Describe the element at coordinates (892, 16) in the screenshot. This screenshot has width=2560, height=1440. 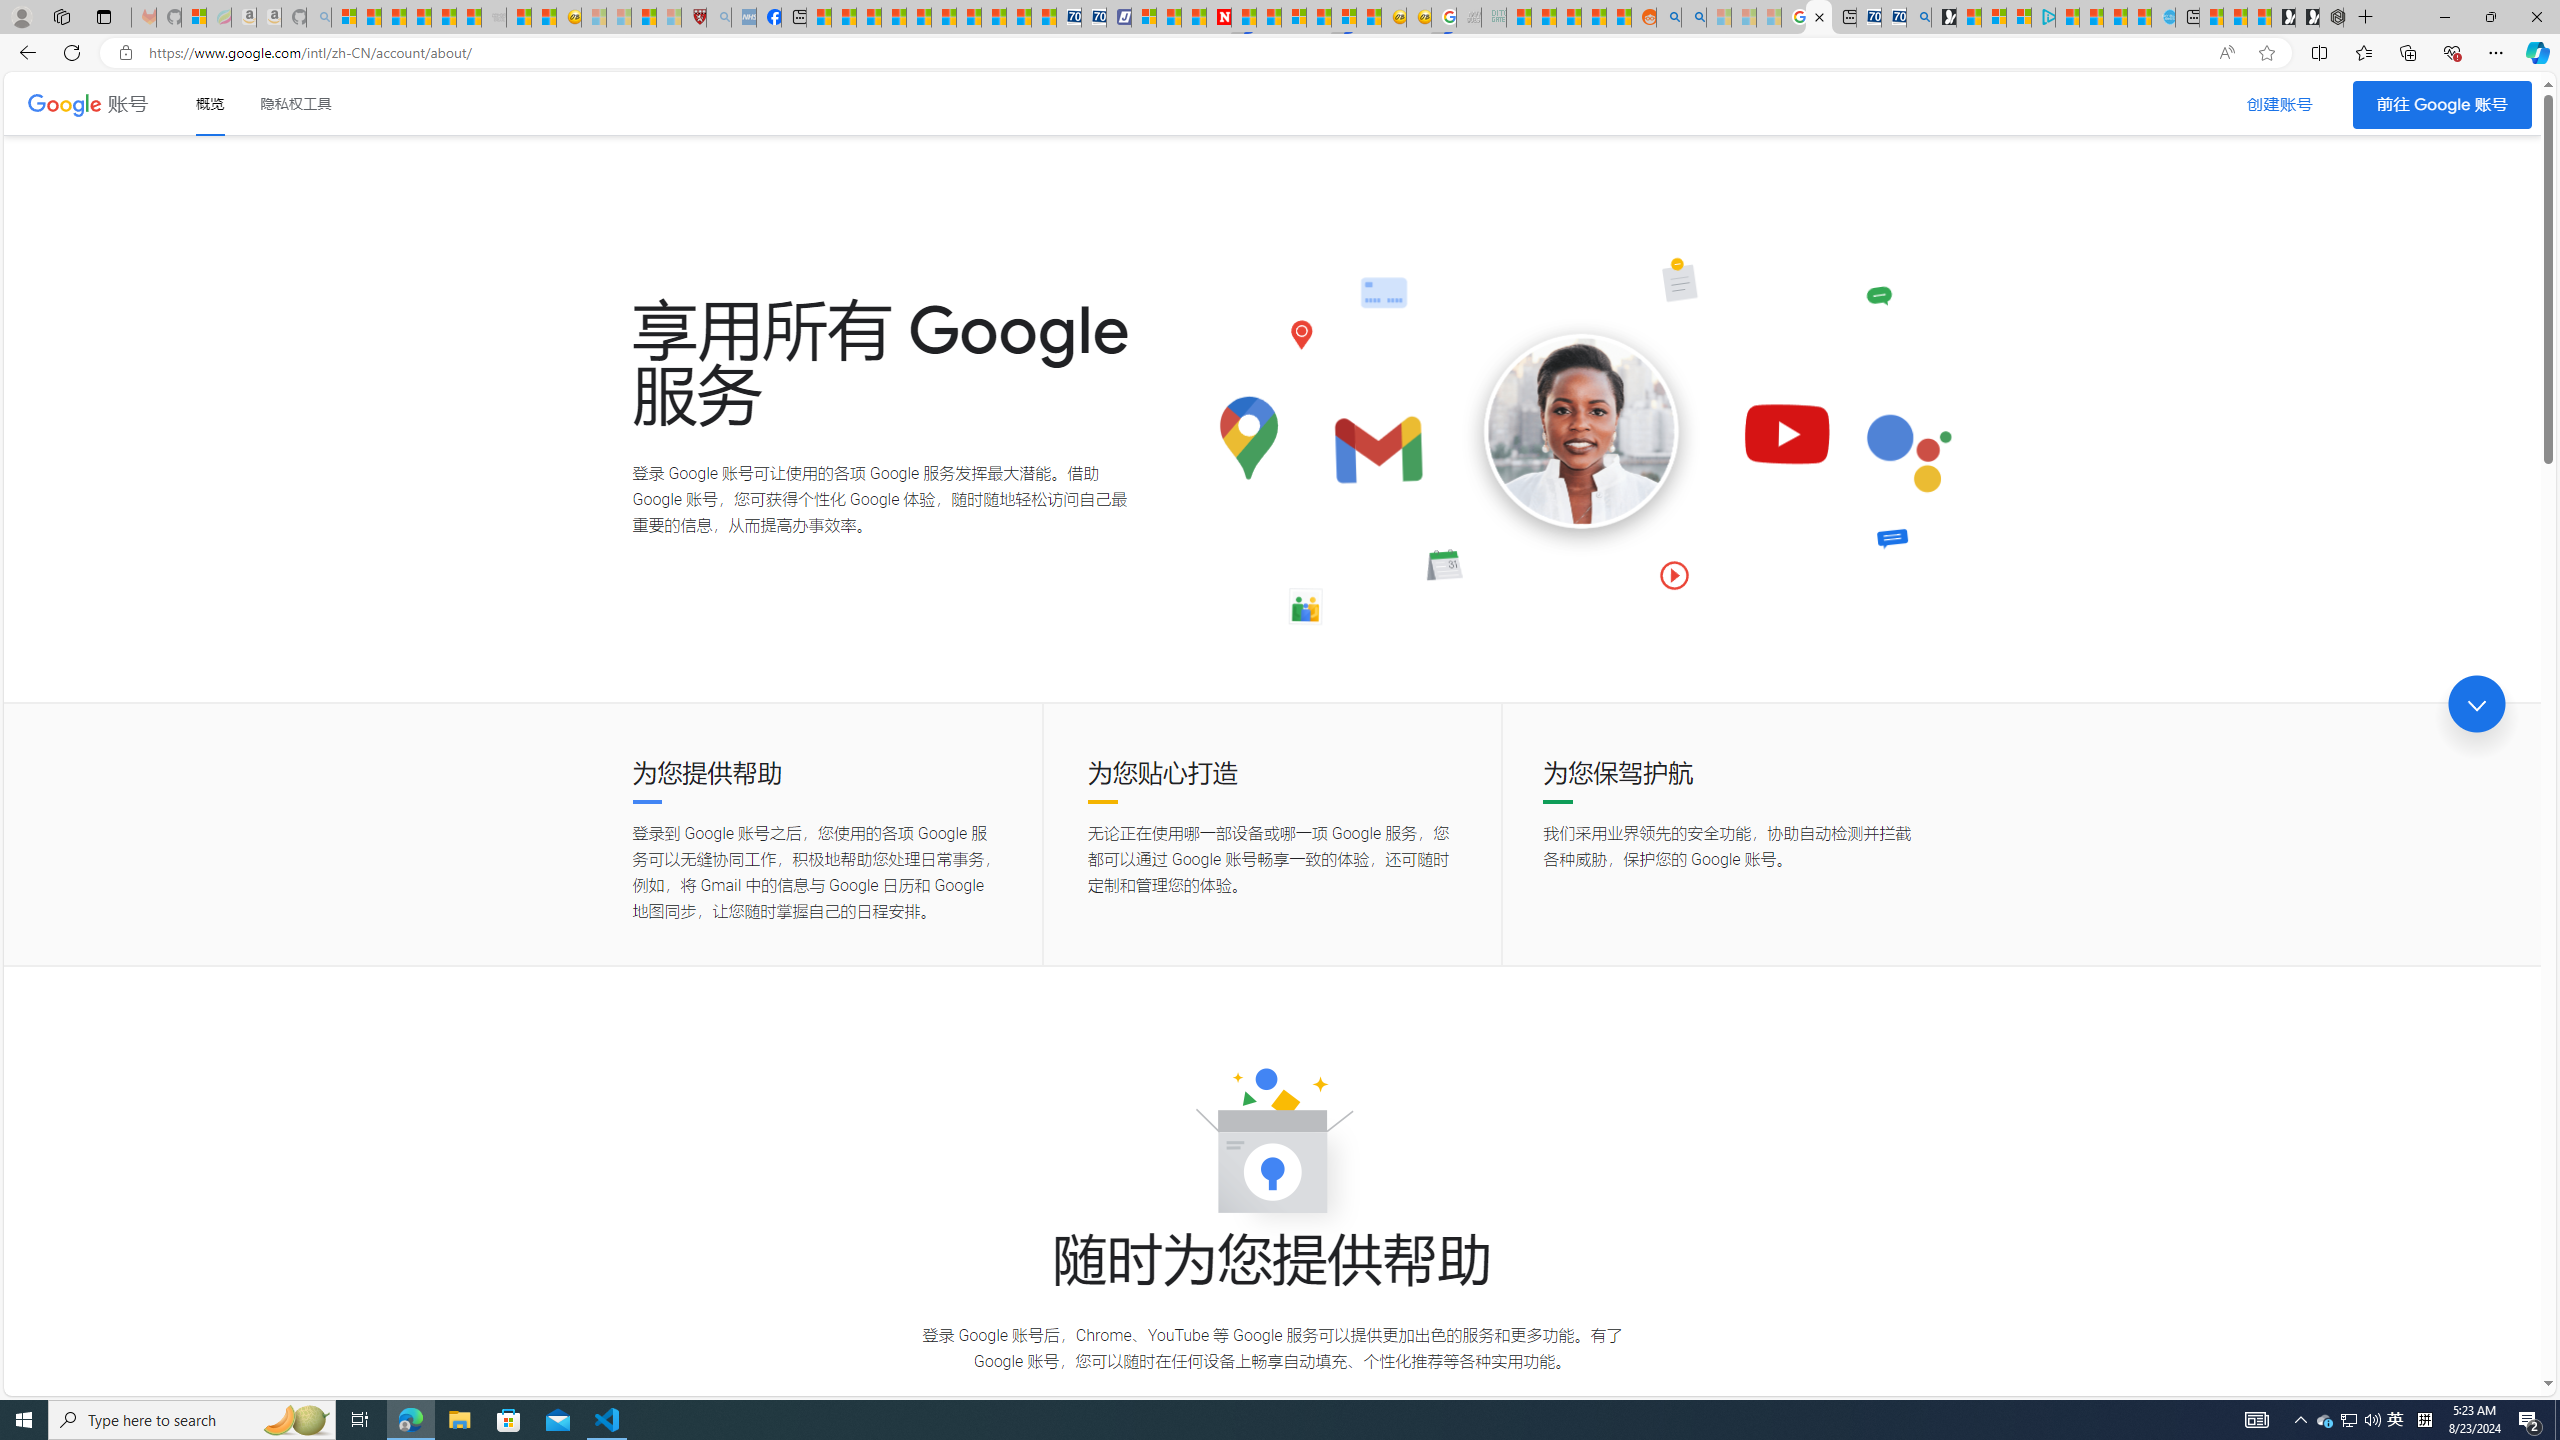
I see `'Climate Damage Becomes Too Severe To Reverse'` at that location.